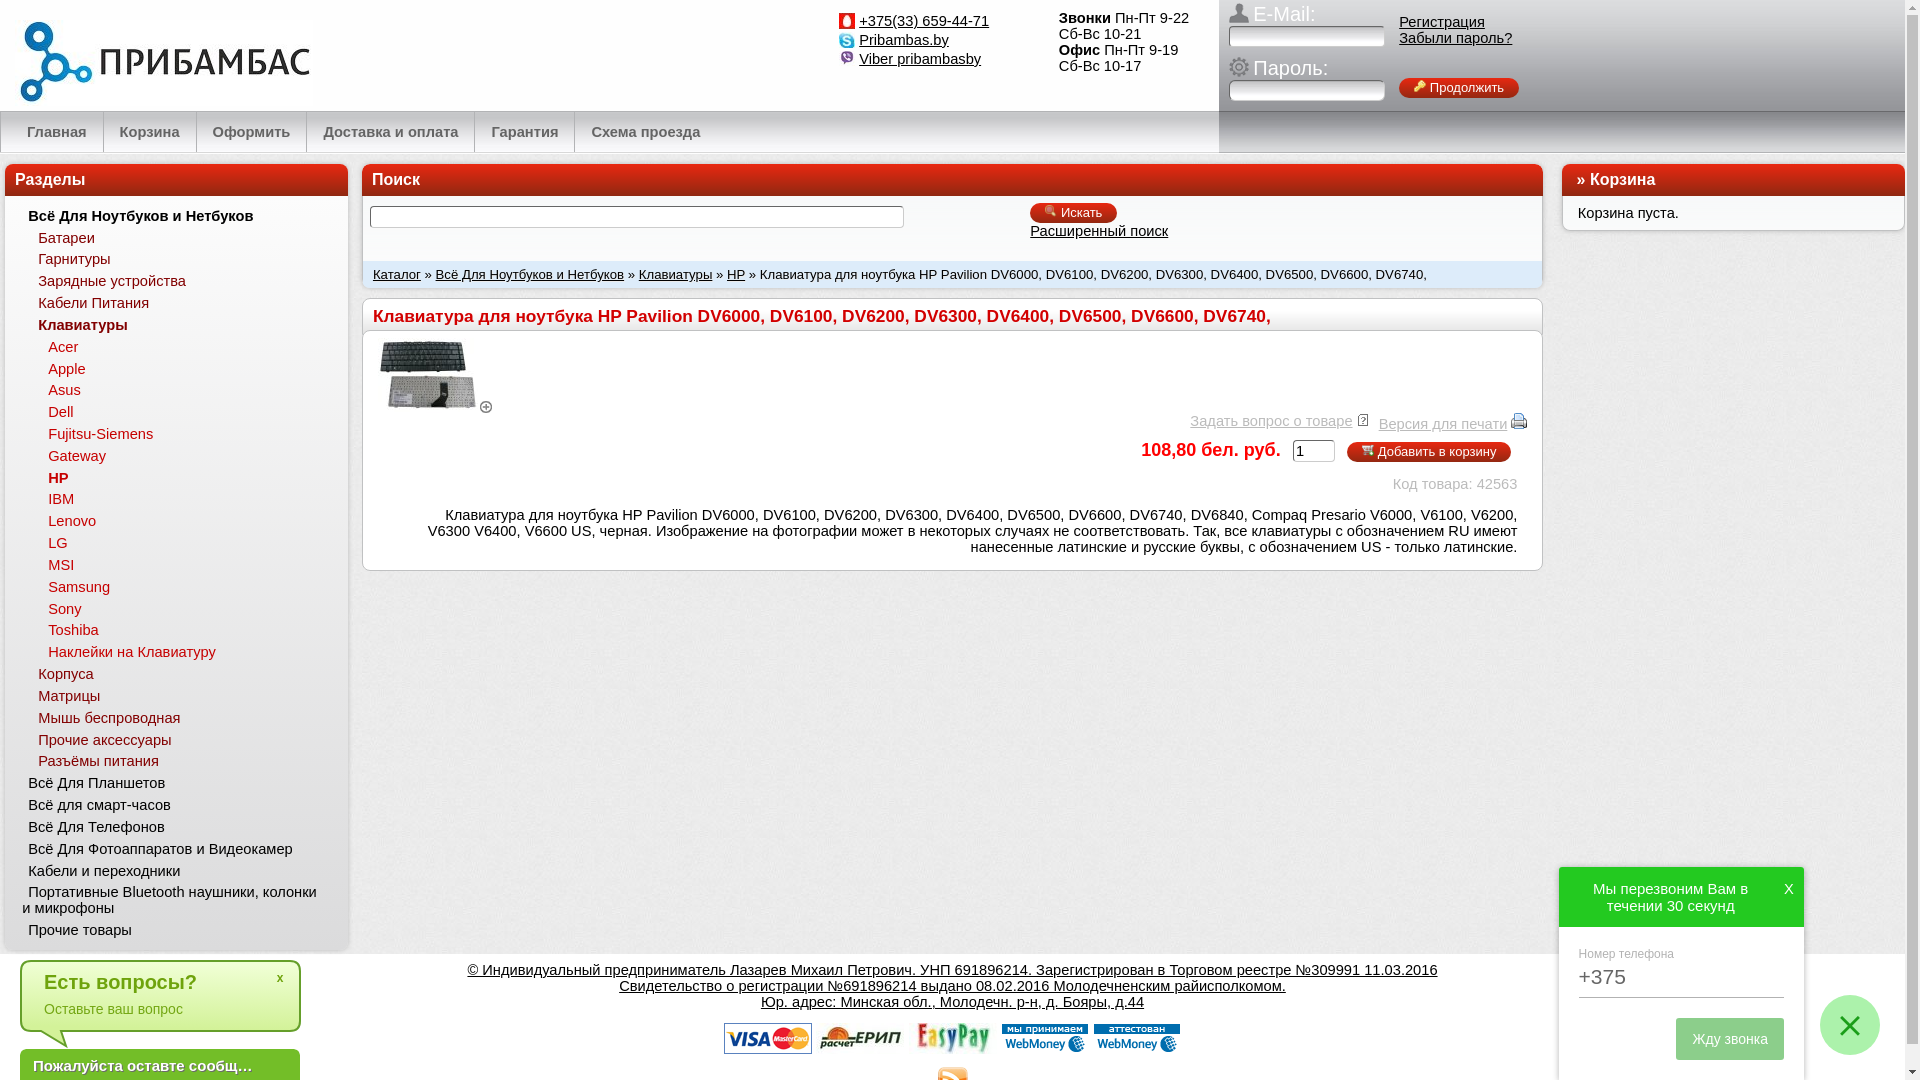  What do you see at coordinates (923, 20) in the screenshot?
I see `'+375(33) 659-44-71'` at bounding box center [923, 20].